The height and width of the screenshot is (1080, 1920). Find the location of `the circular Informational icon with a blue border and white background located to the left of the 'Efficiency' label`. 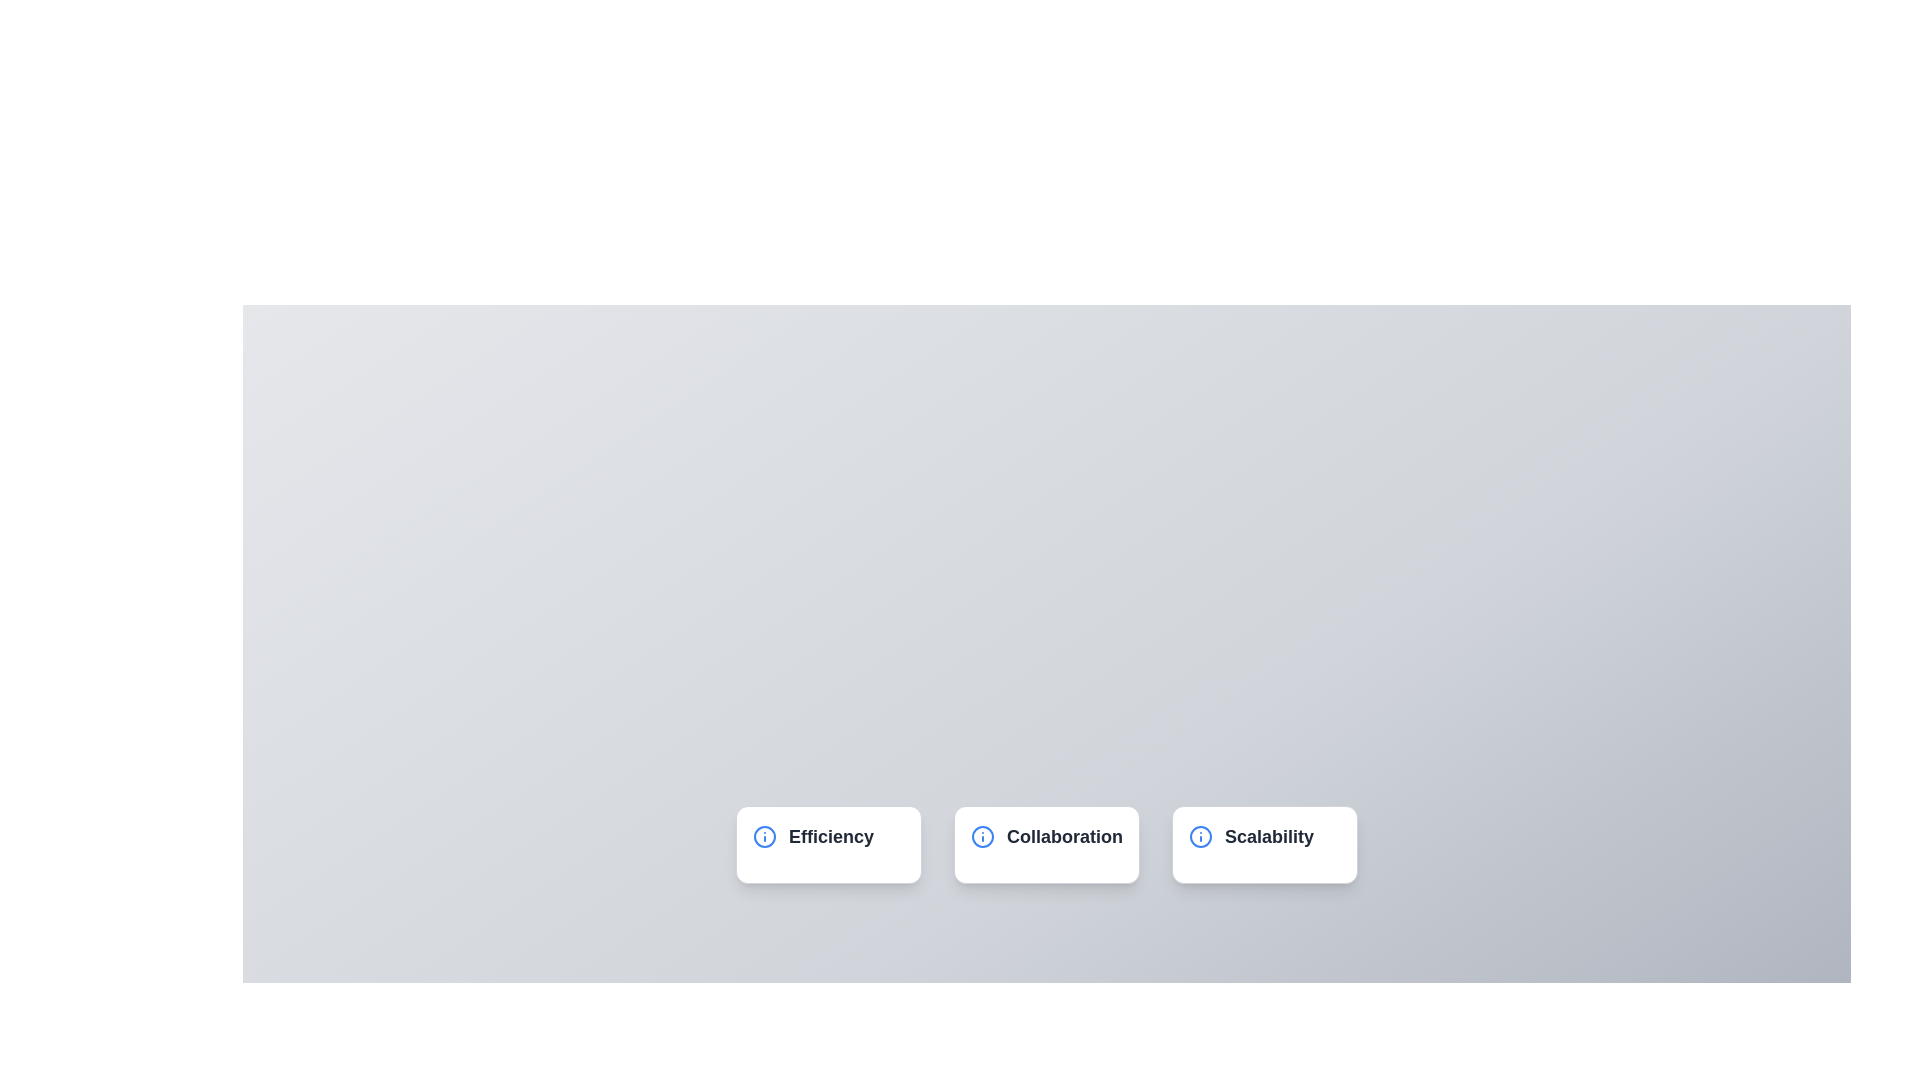

the circular Informational icon with a blue border and white background located to the left of the 'Efficiency' label is located at coordinates (763, 837).